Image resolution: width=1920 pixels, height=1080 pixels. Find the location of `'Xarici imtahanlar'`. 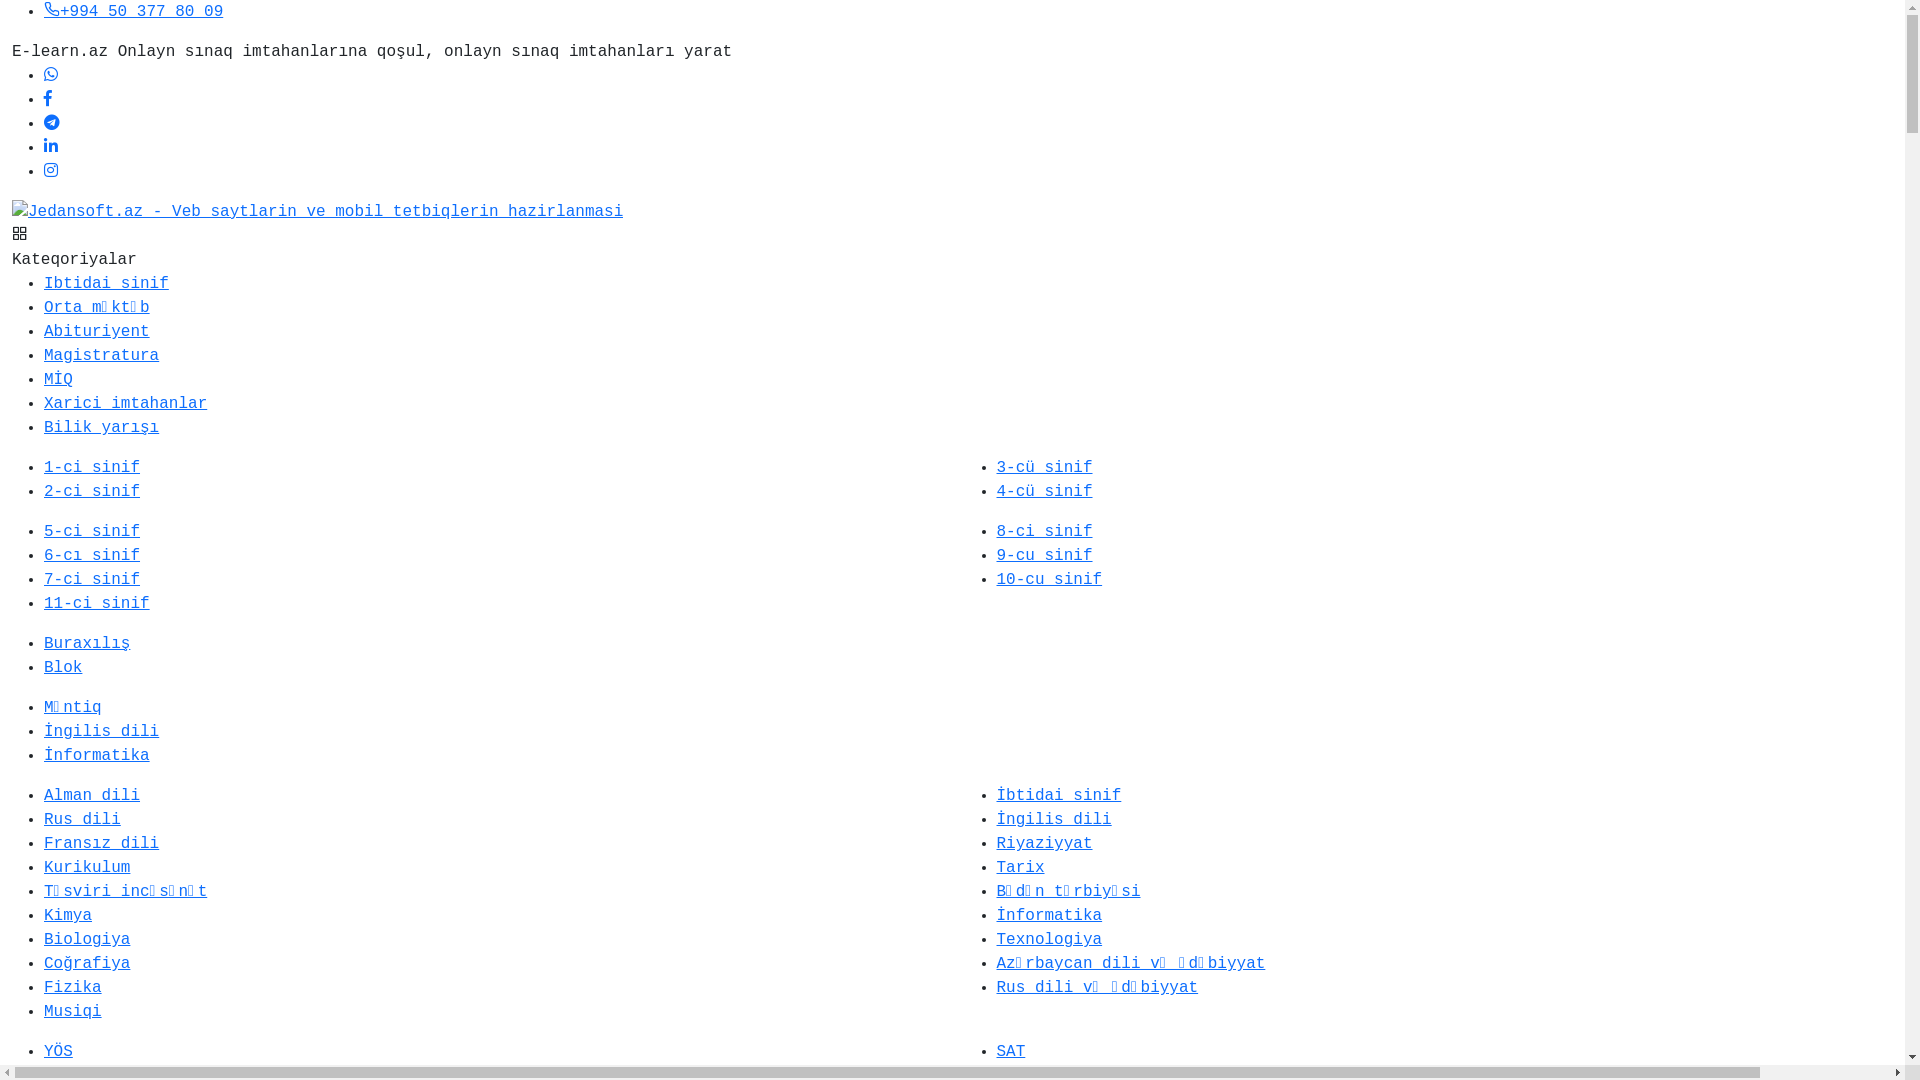

'Xarici imtahanlar' is located at coordinates (124, 404).